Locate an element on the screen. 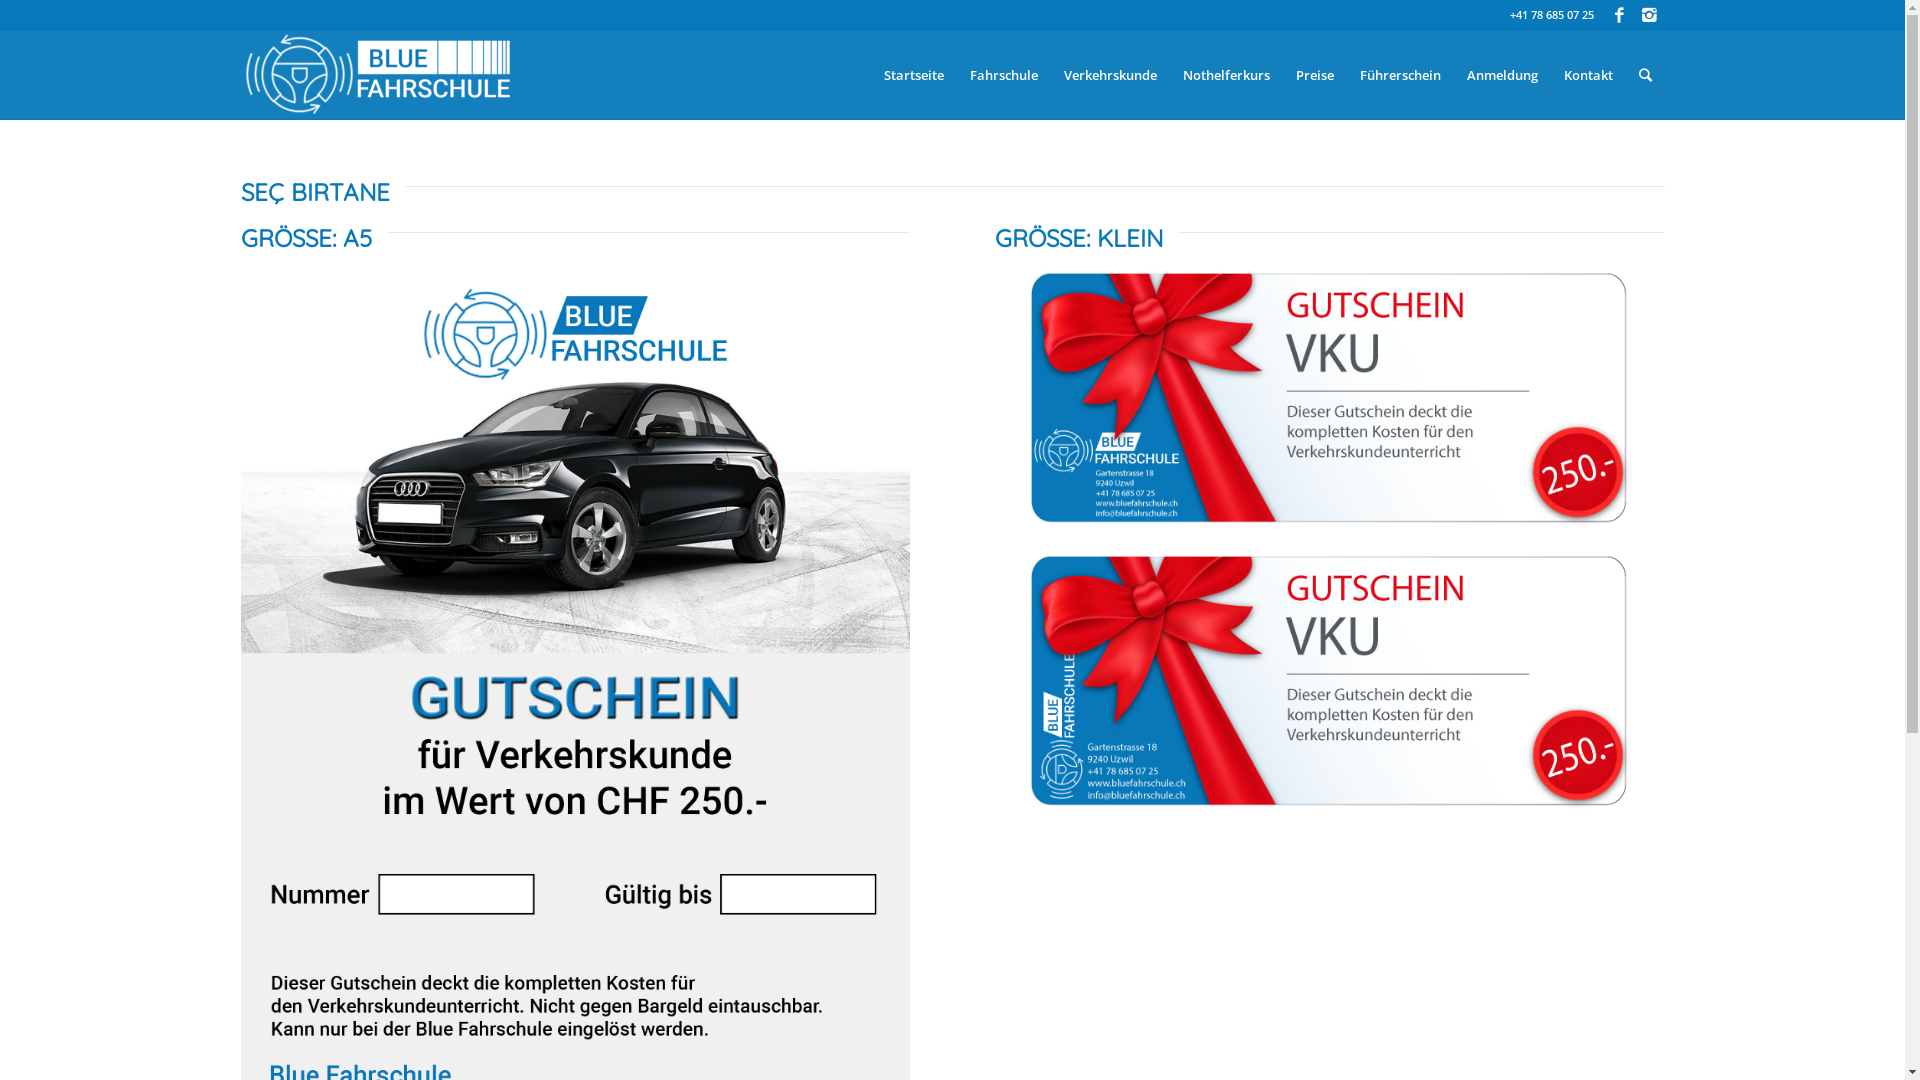  'Startseite' is located at coordinates (911, 73).